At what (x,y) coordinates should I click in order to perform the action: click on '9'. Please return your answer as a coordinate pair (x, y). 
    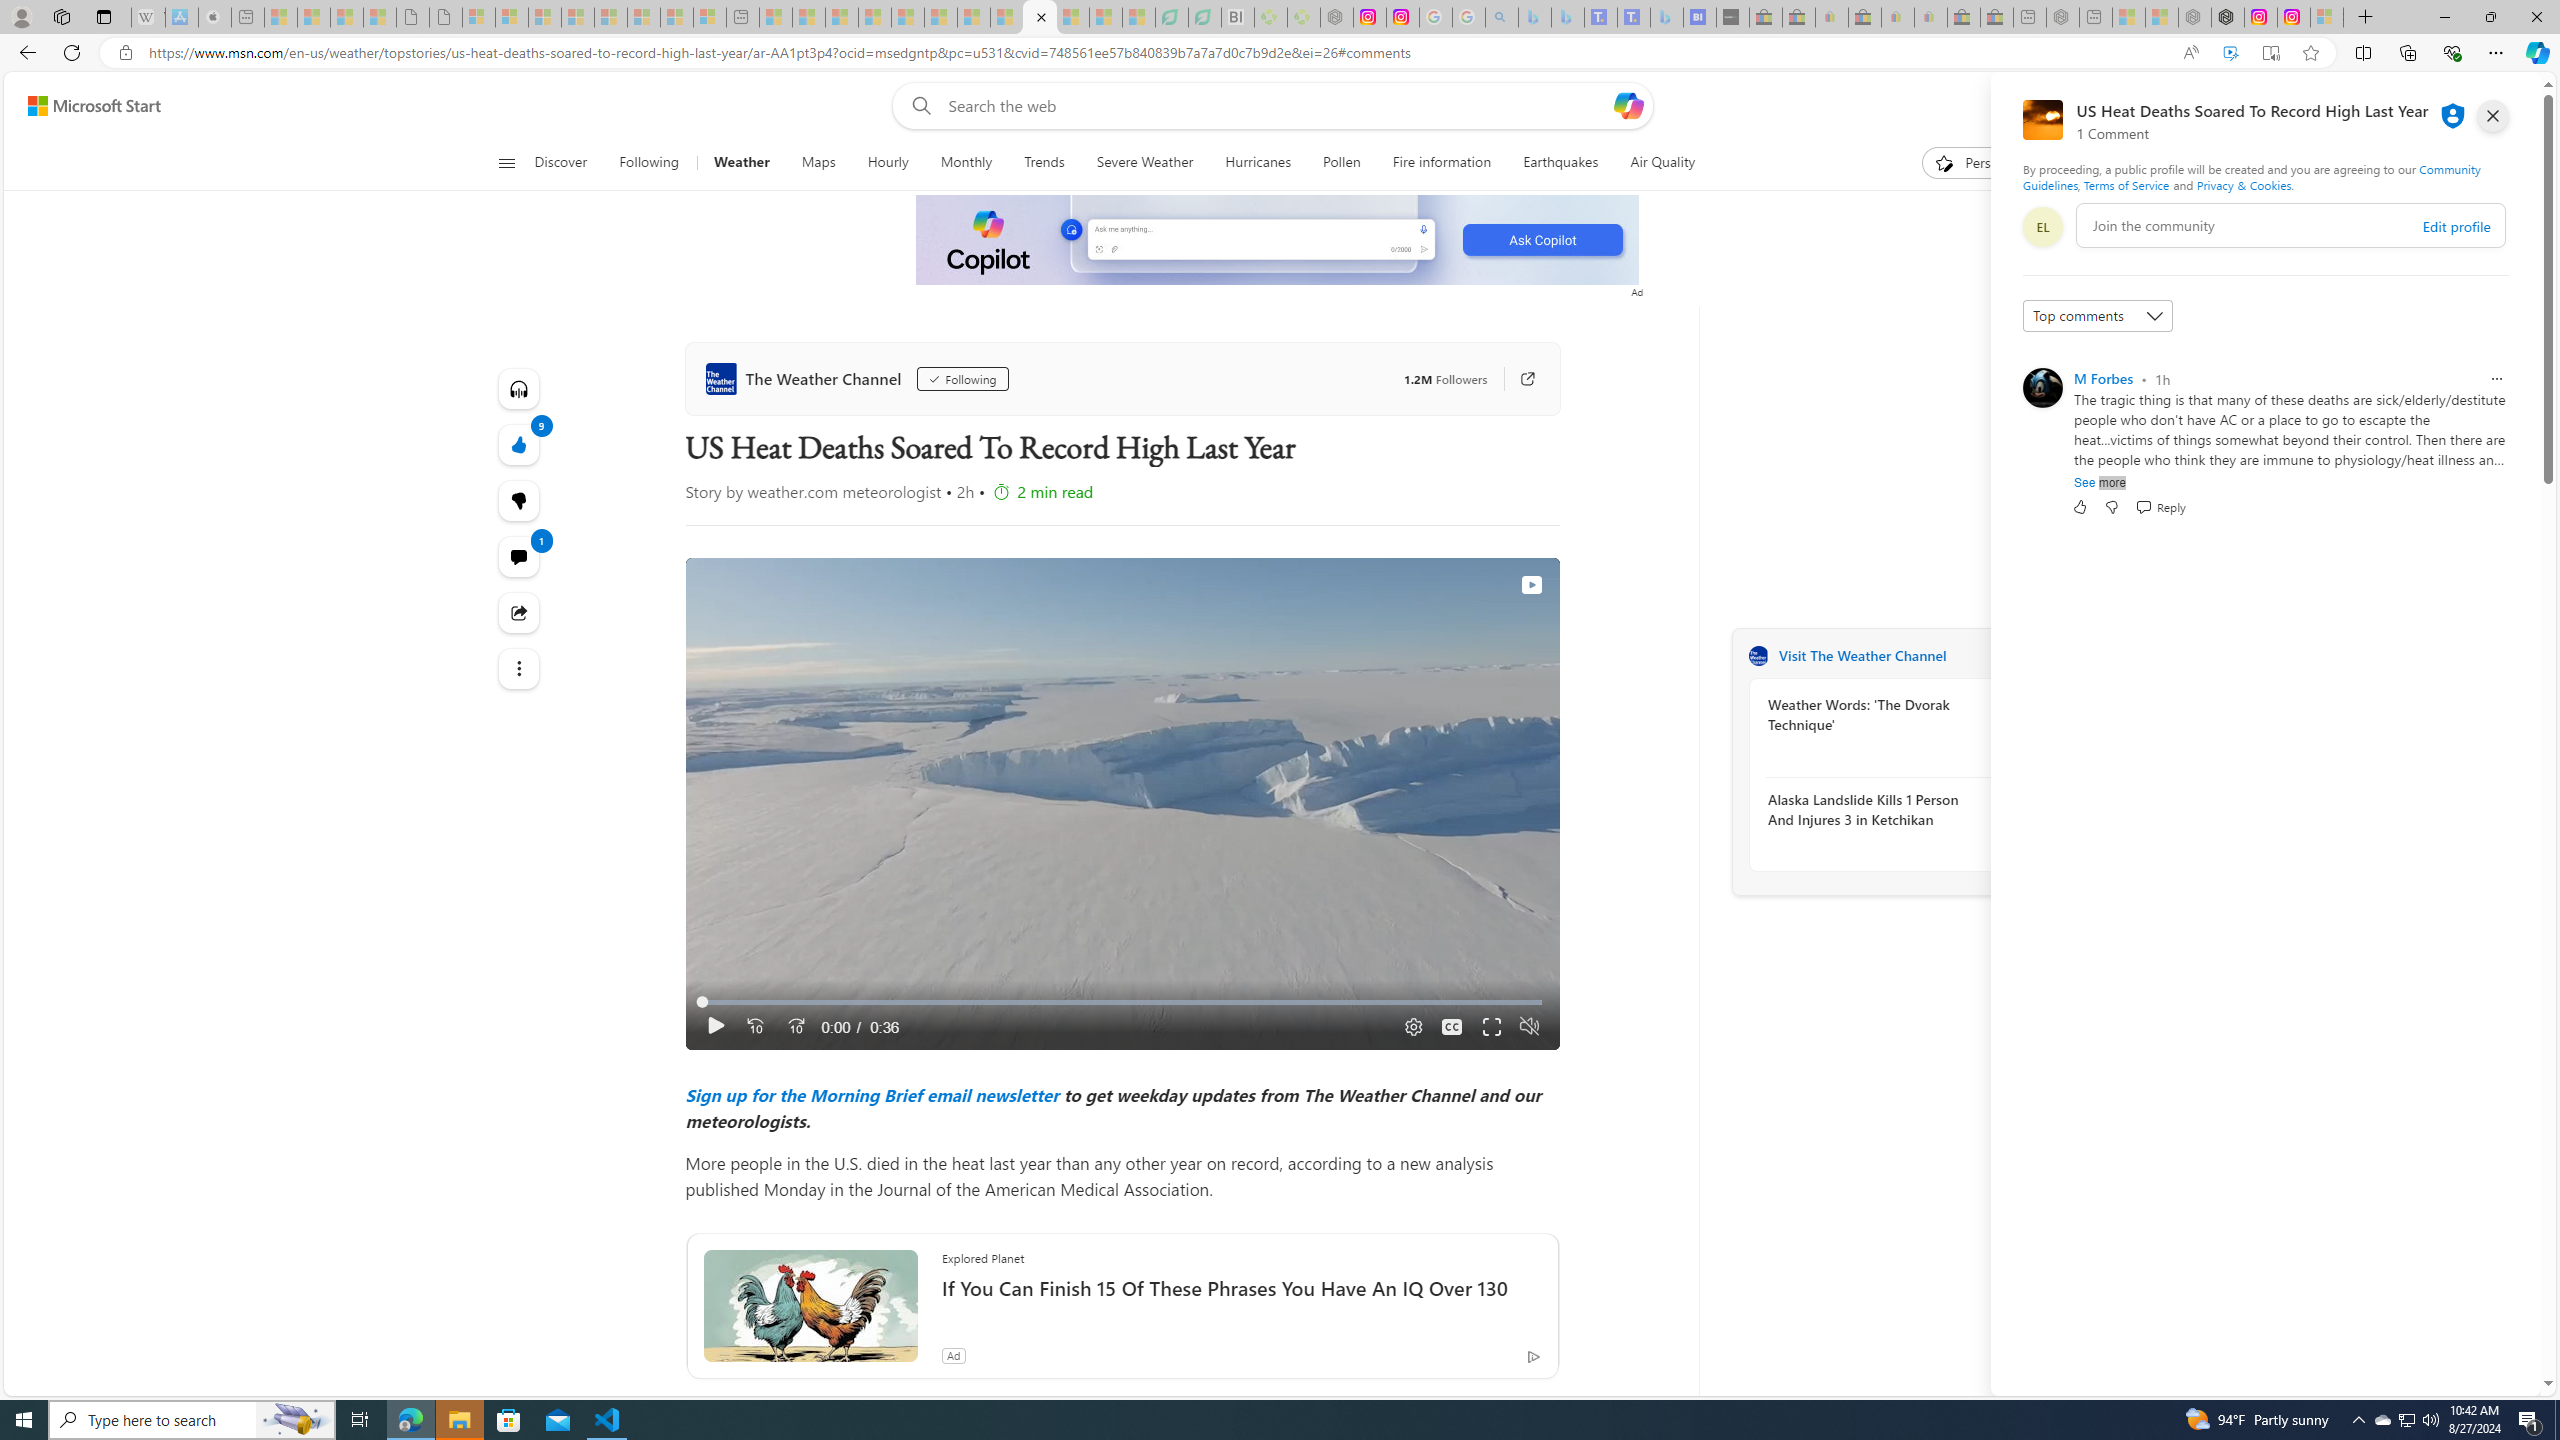
    Looking at the image, I should click on (518, 501).